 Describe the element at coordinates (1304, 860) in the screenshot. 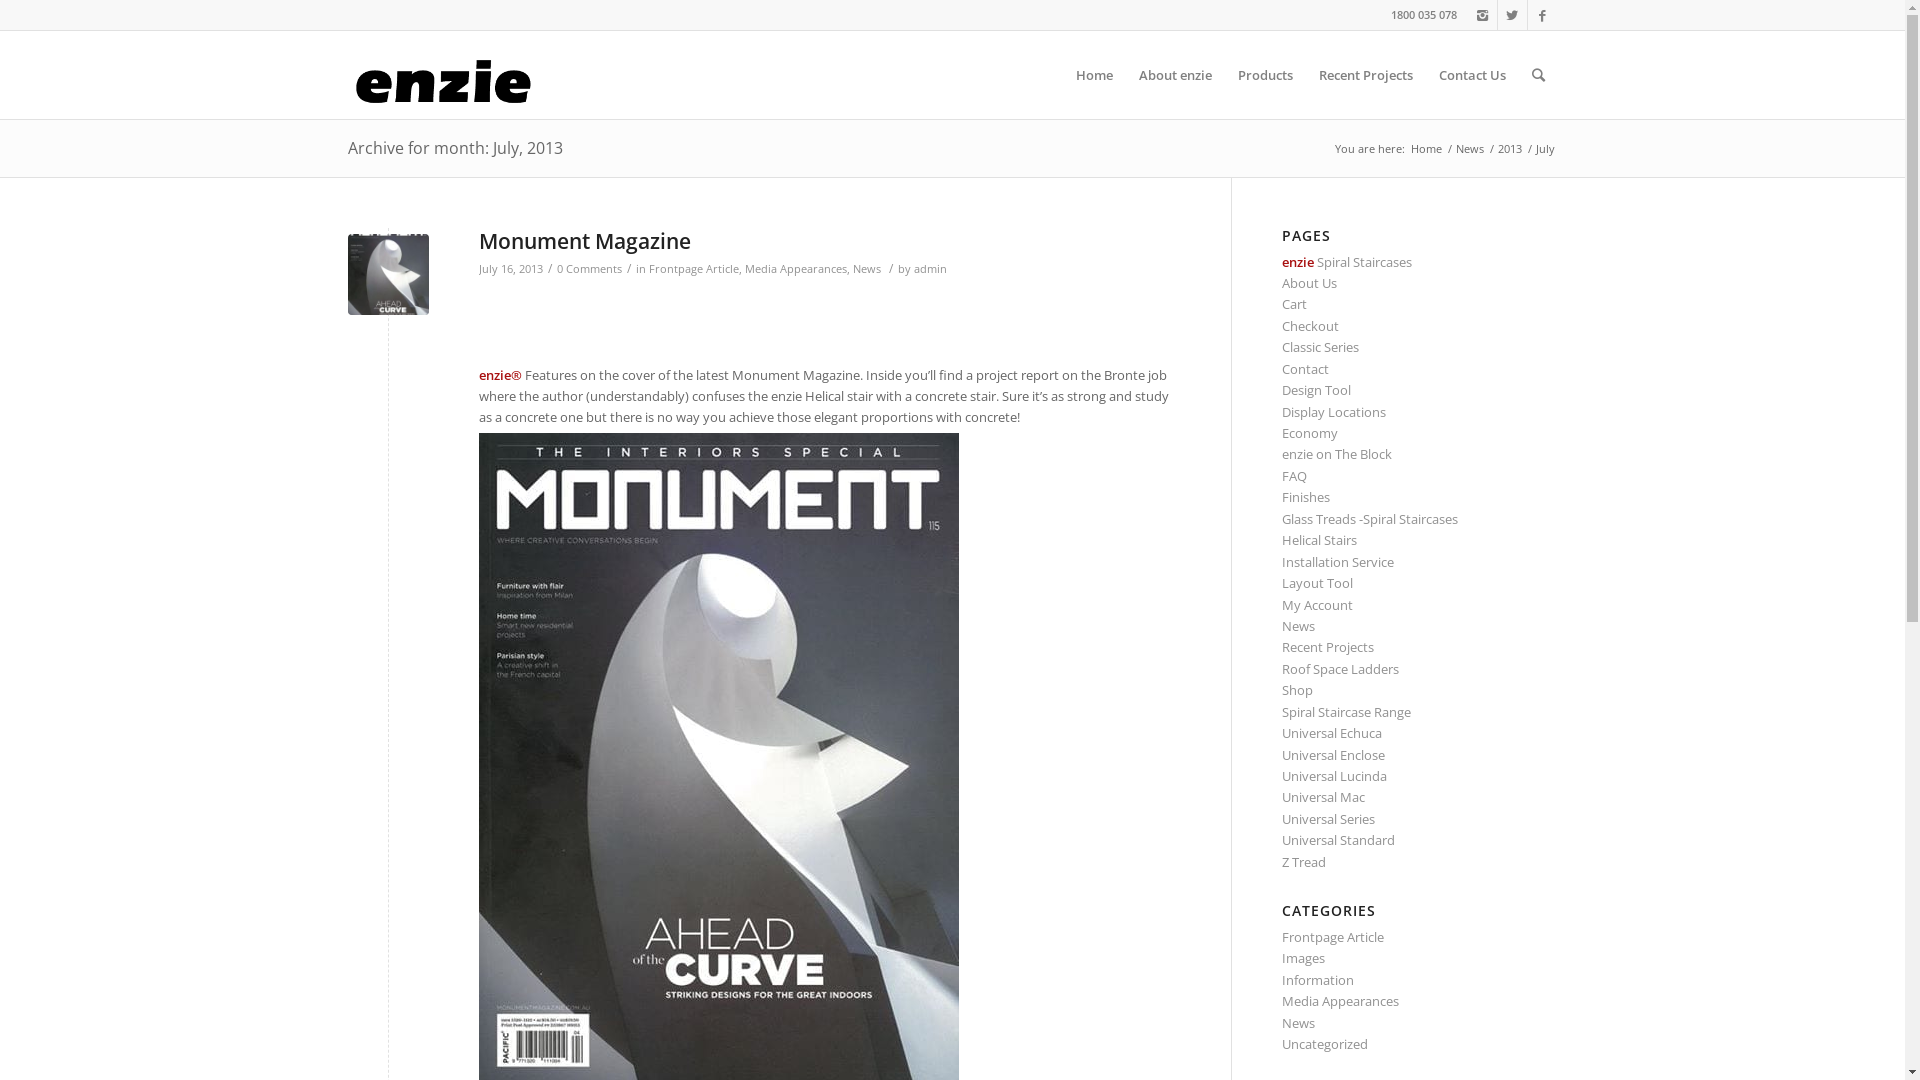

I see `'Z Tread'` at that location.